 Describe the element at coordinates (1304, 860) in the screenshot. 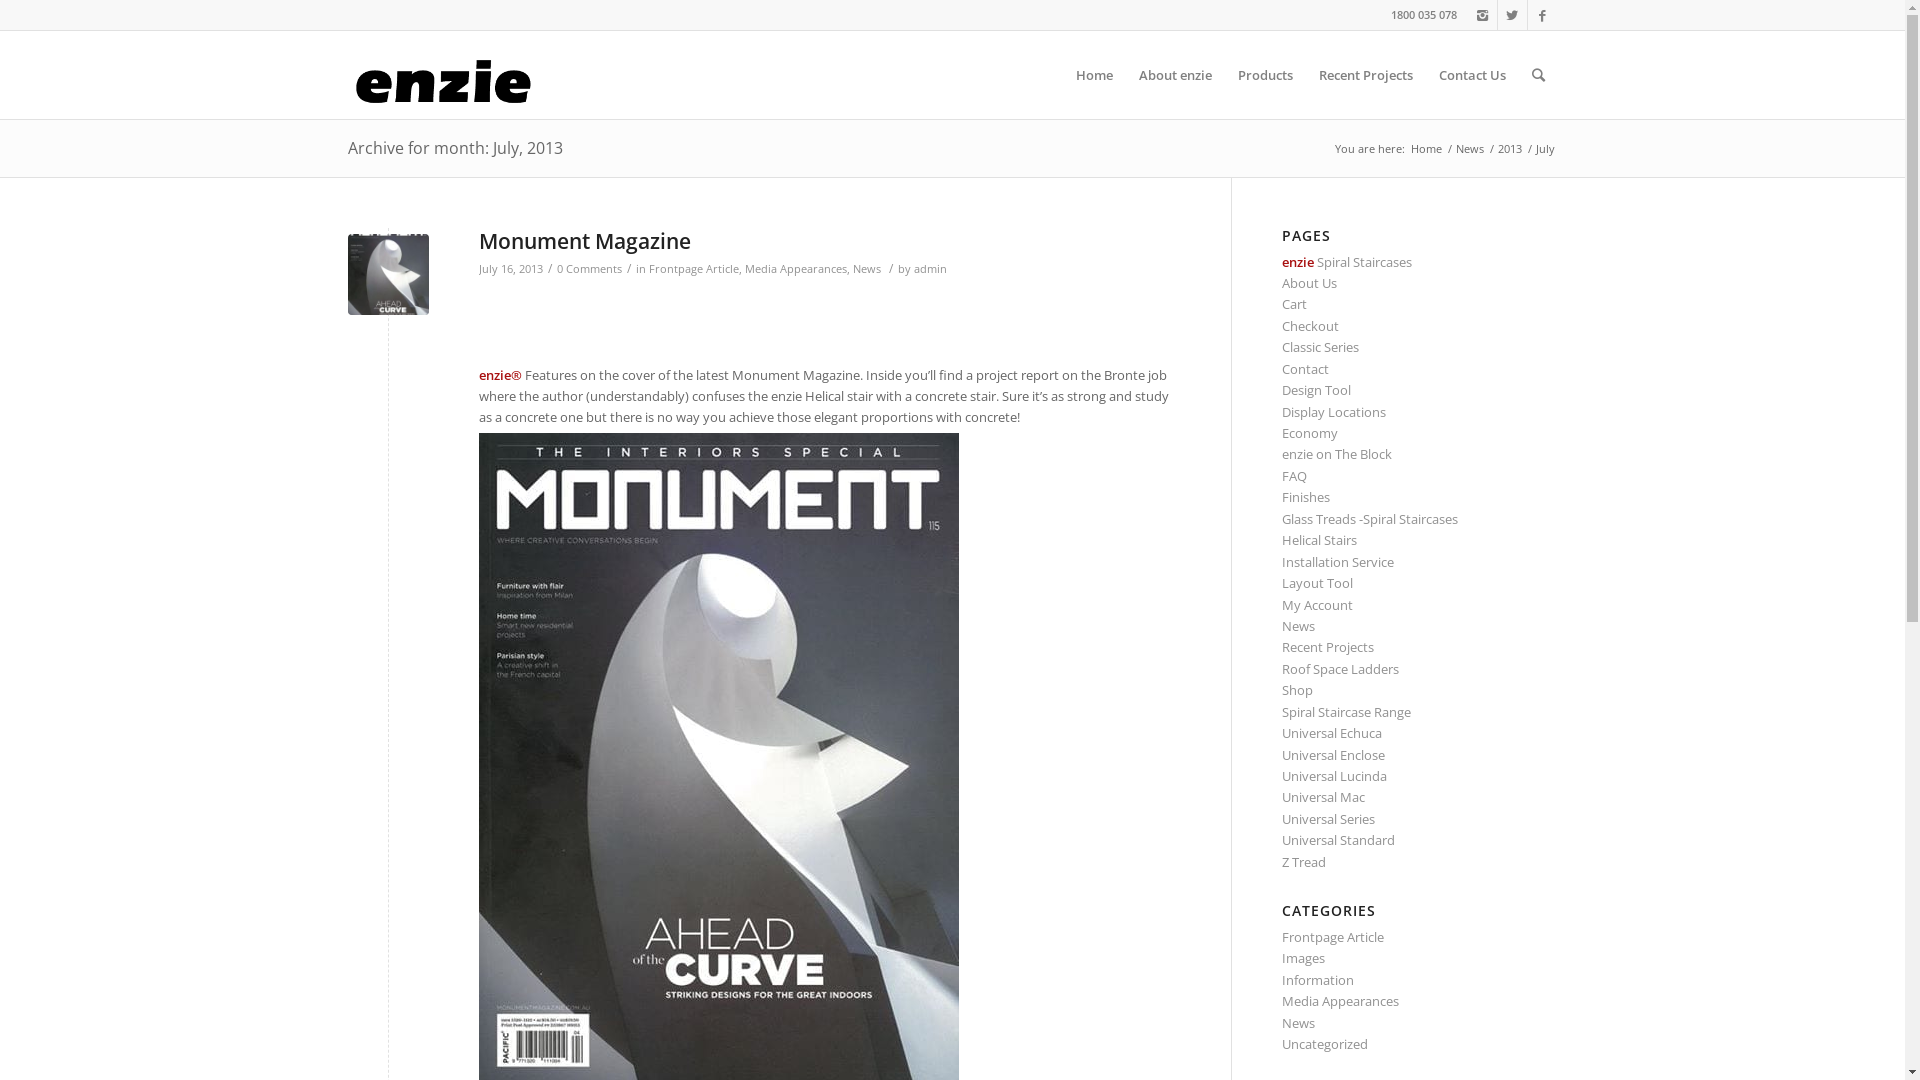

I see `'Z Tread'` at that location.